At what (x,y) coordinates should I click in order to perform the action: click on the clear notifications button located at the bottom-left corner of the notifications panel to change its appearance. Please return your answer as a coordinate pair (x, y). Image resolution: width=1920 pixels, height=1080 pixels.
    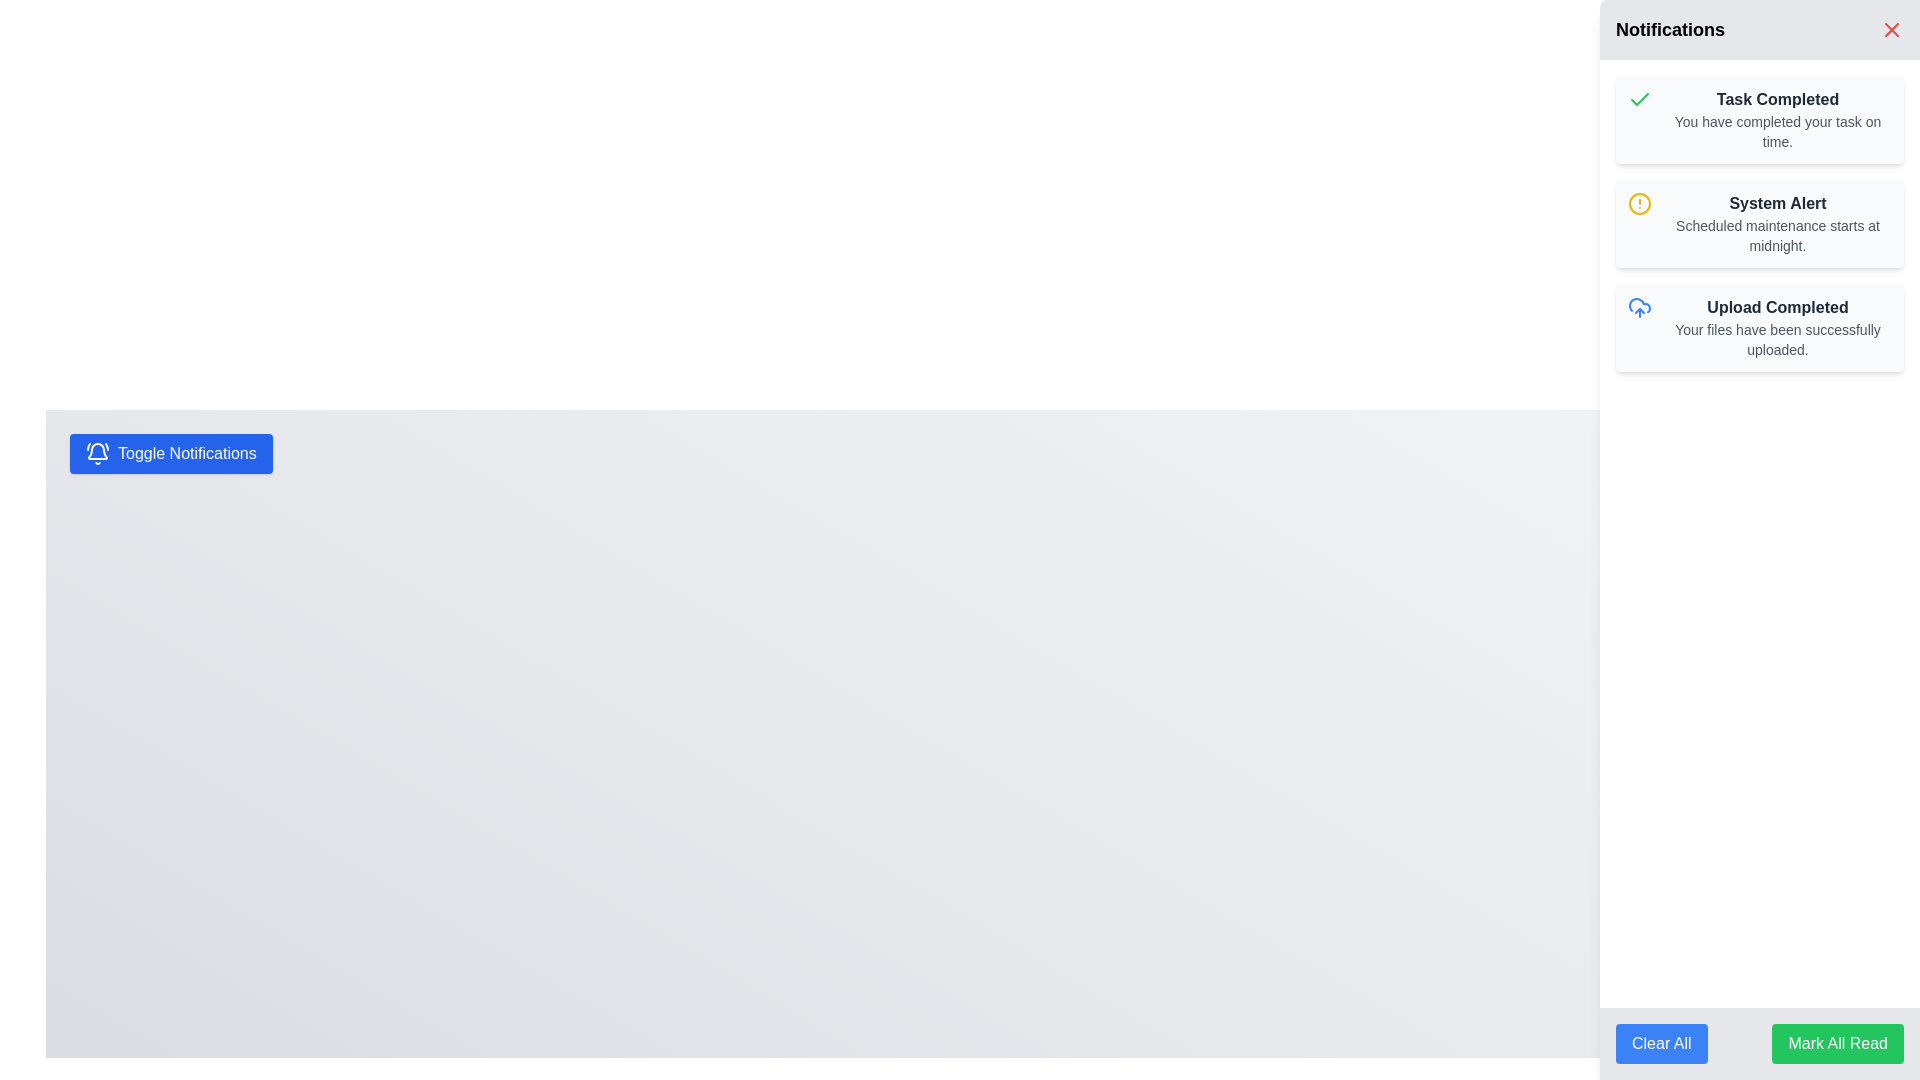
    Looking at the image, I should click on (1661, 1043).